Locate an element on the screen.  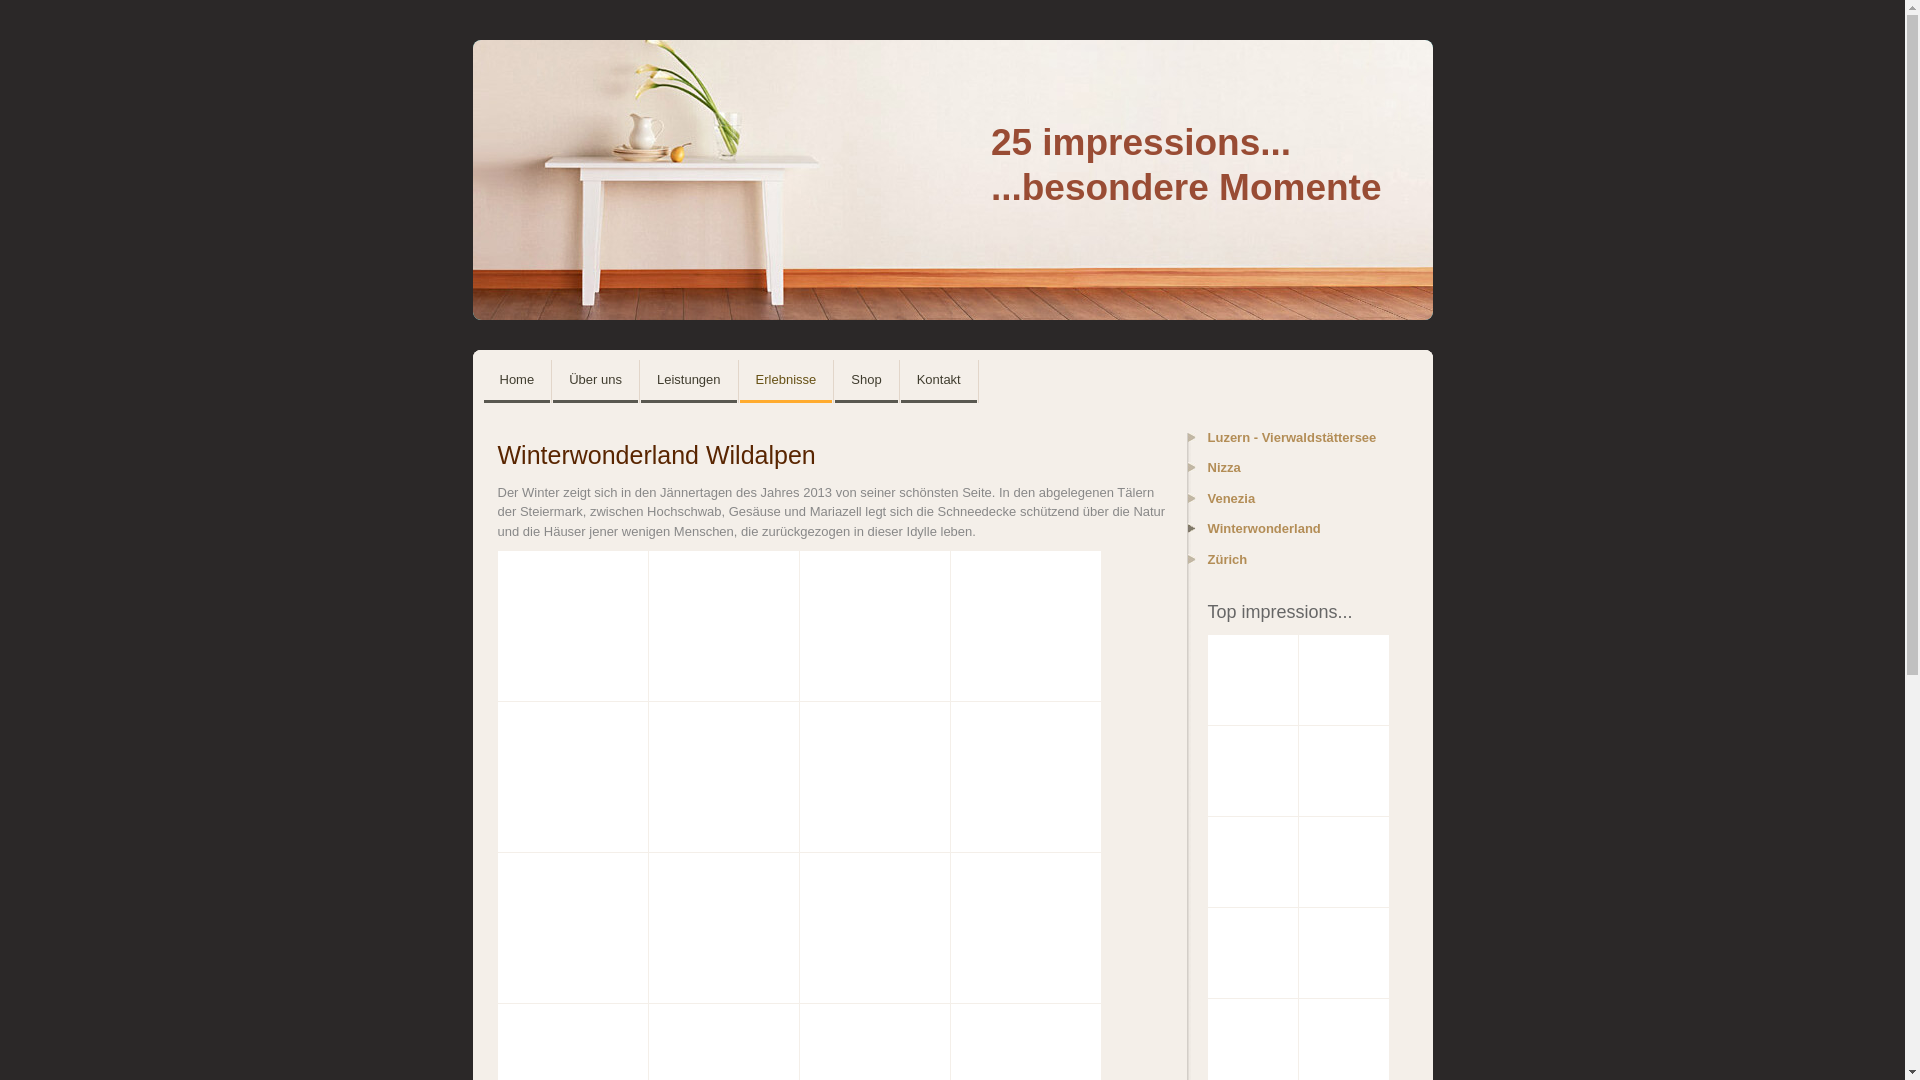
'Kontakt' is located at coordinates (938, 381).